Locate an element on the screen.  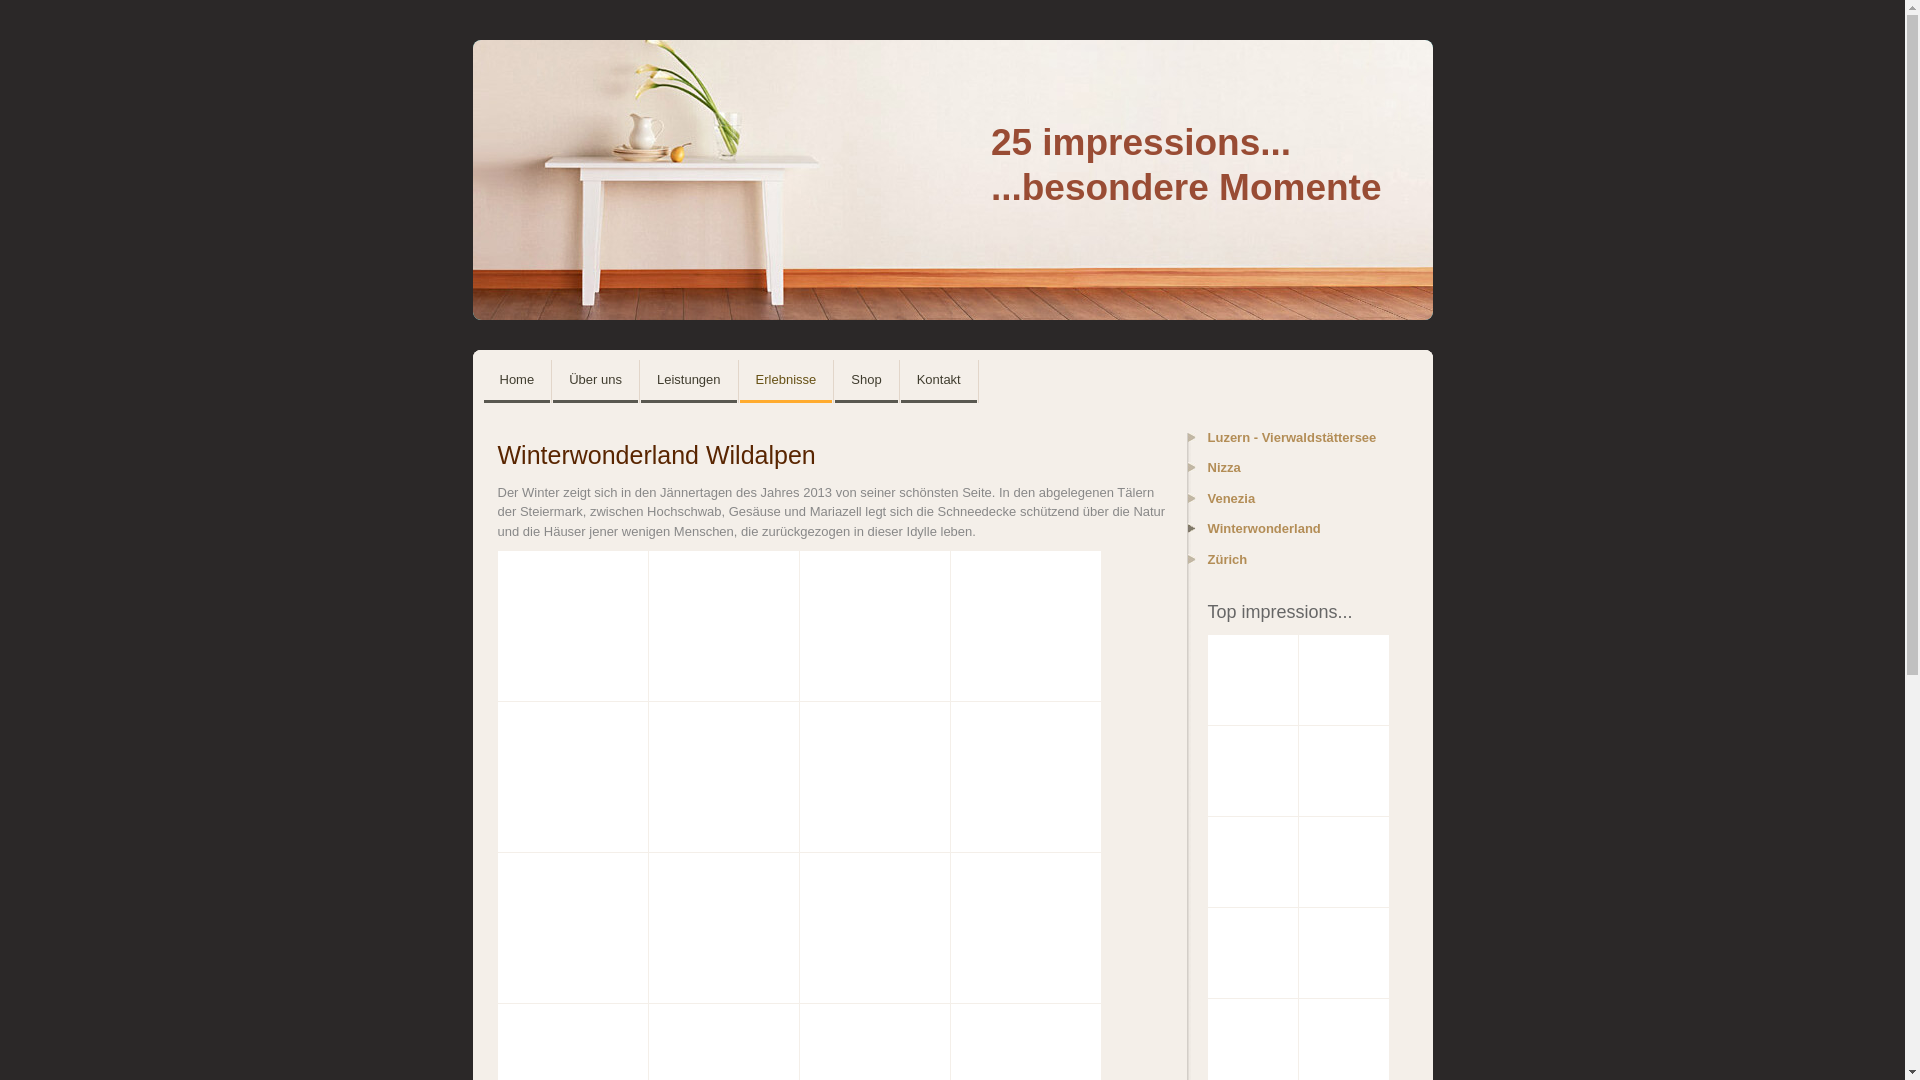
'Kontakt' is located at coordinates (938, 381).